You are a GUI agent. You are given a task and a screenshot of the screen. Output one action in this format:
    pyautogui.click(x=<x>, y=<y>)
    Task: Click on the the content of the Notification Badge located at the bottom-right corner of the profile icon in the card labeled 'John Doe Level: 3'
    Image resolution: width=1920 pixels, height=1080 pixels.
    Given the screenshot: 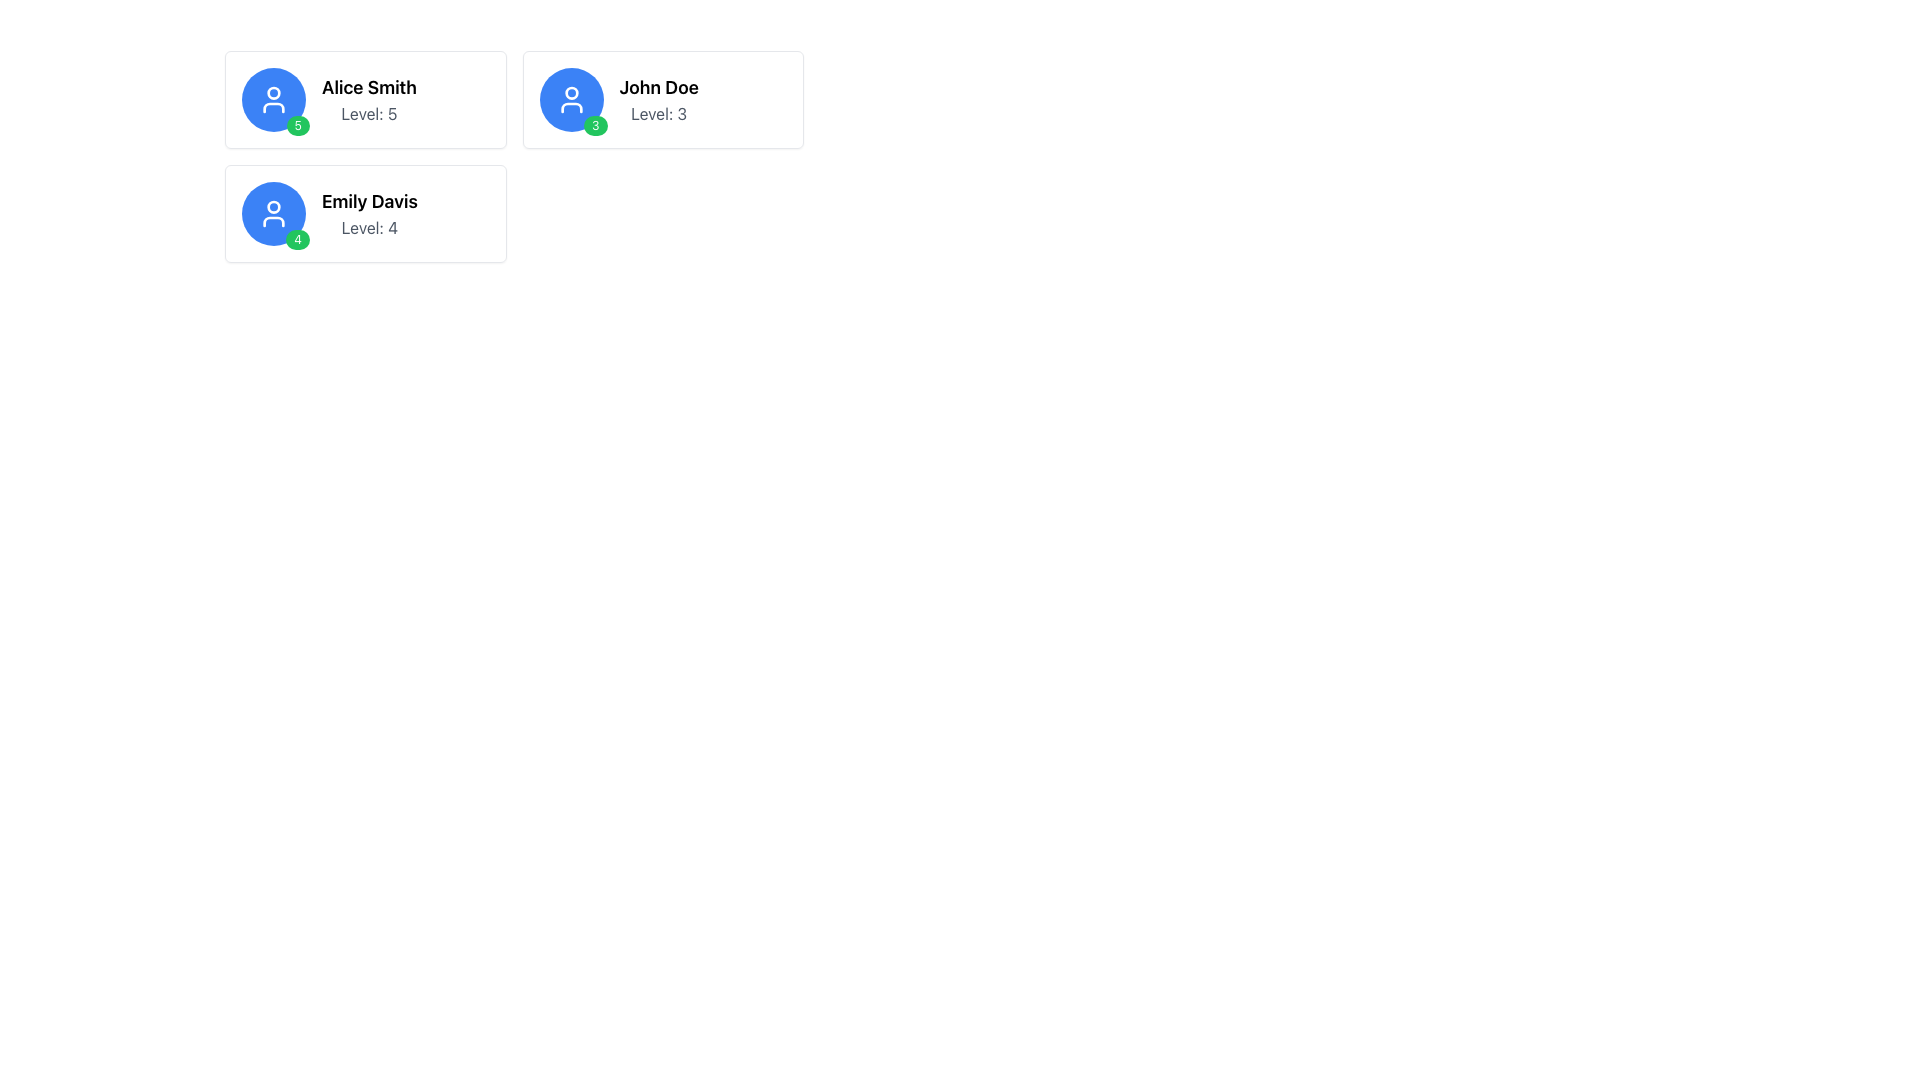 What is the action you would take?
    pyautogui.click(x=594, y=126)
    